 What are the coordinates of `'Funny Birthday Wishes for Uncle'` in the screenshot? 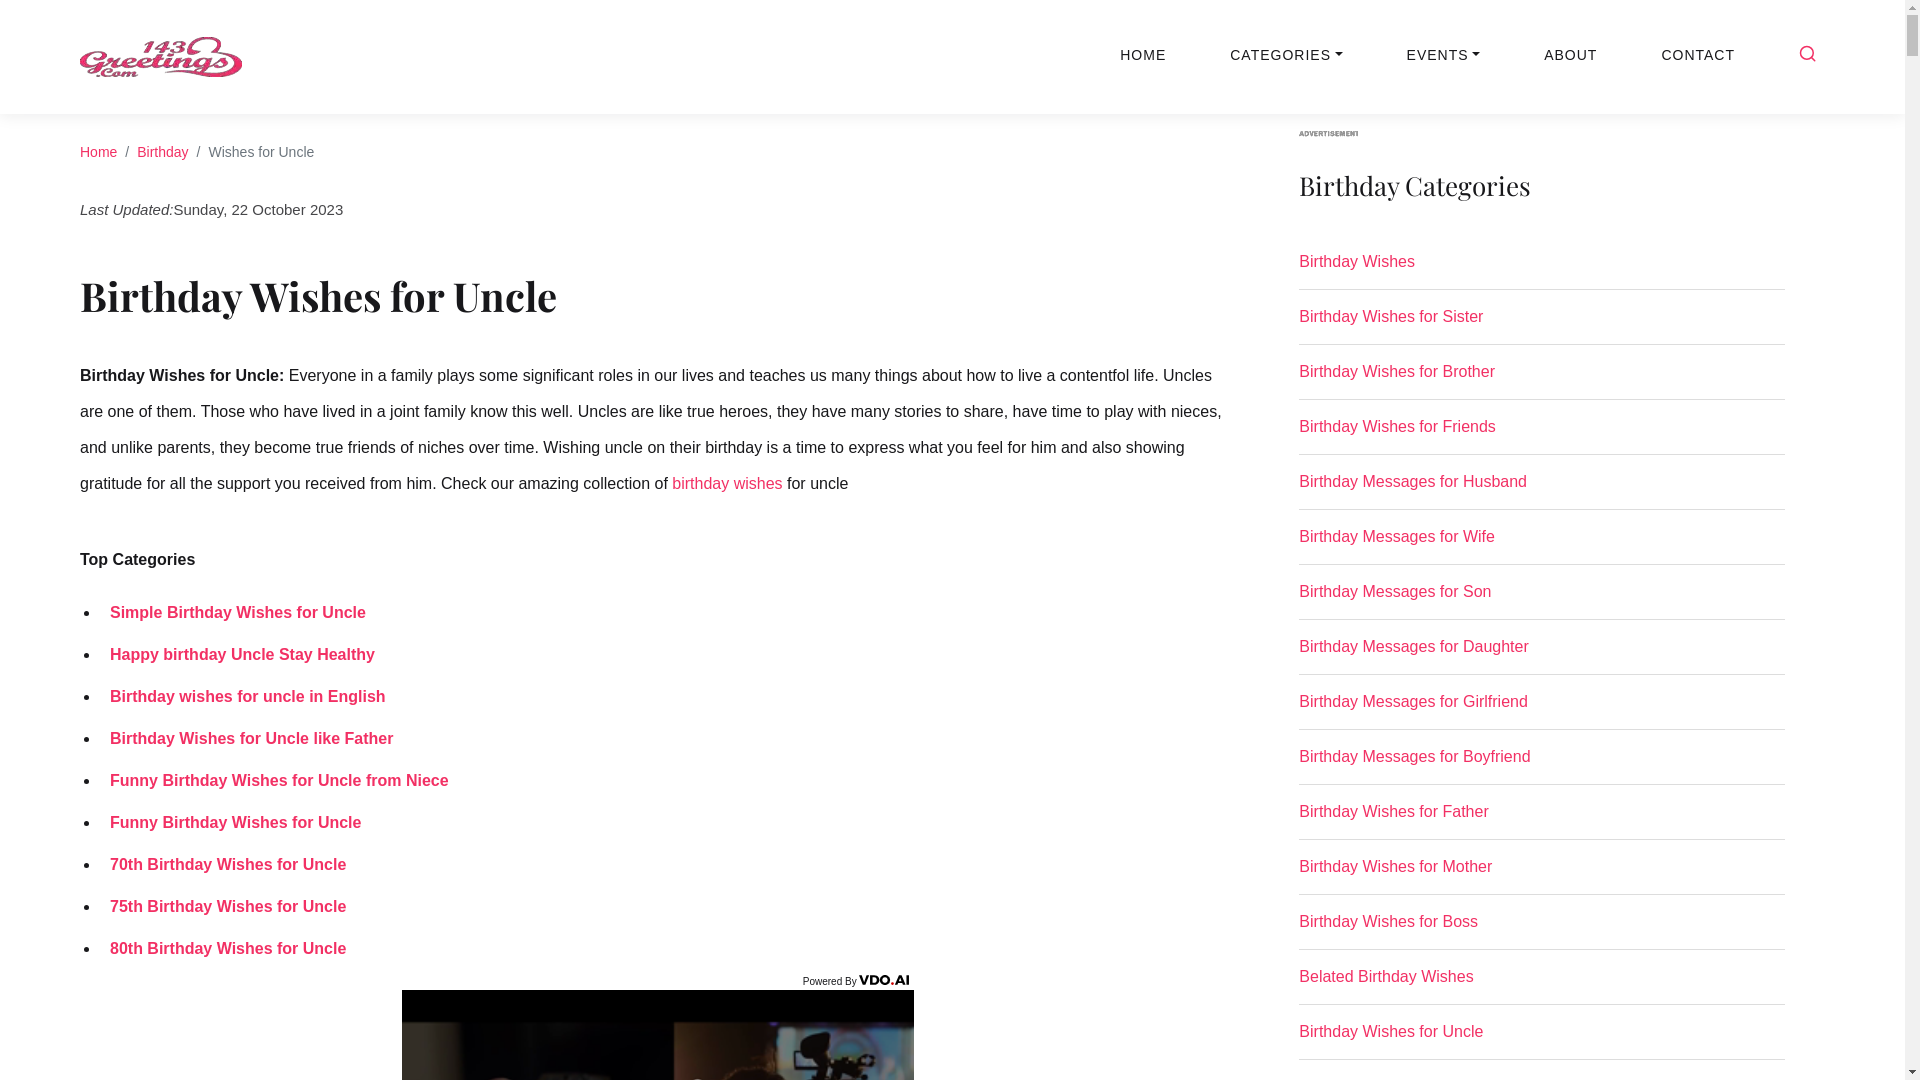 It's located at (99, 822).